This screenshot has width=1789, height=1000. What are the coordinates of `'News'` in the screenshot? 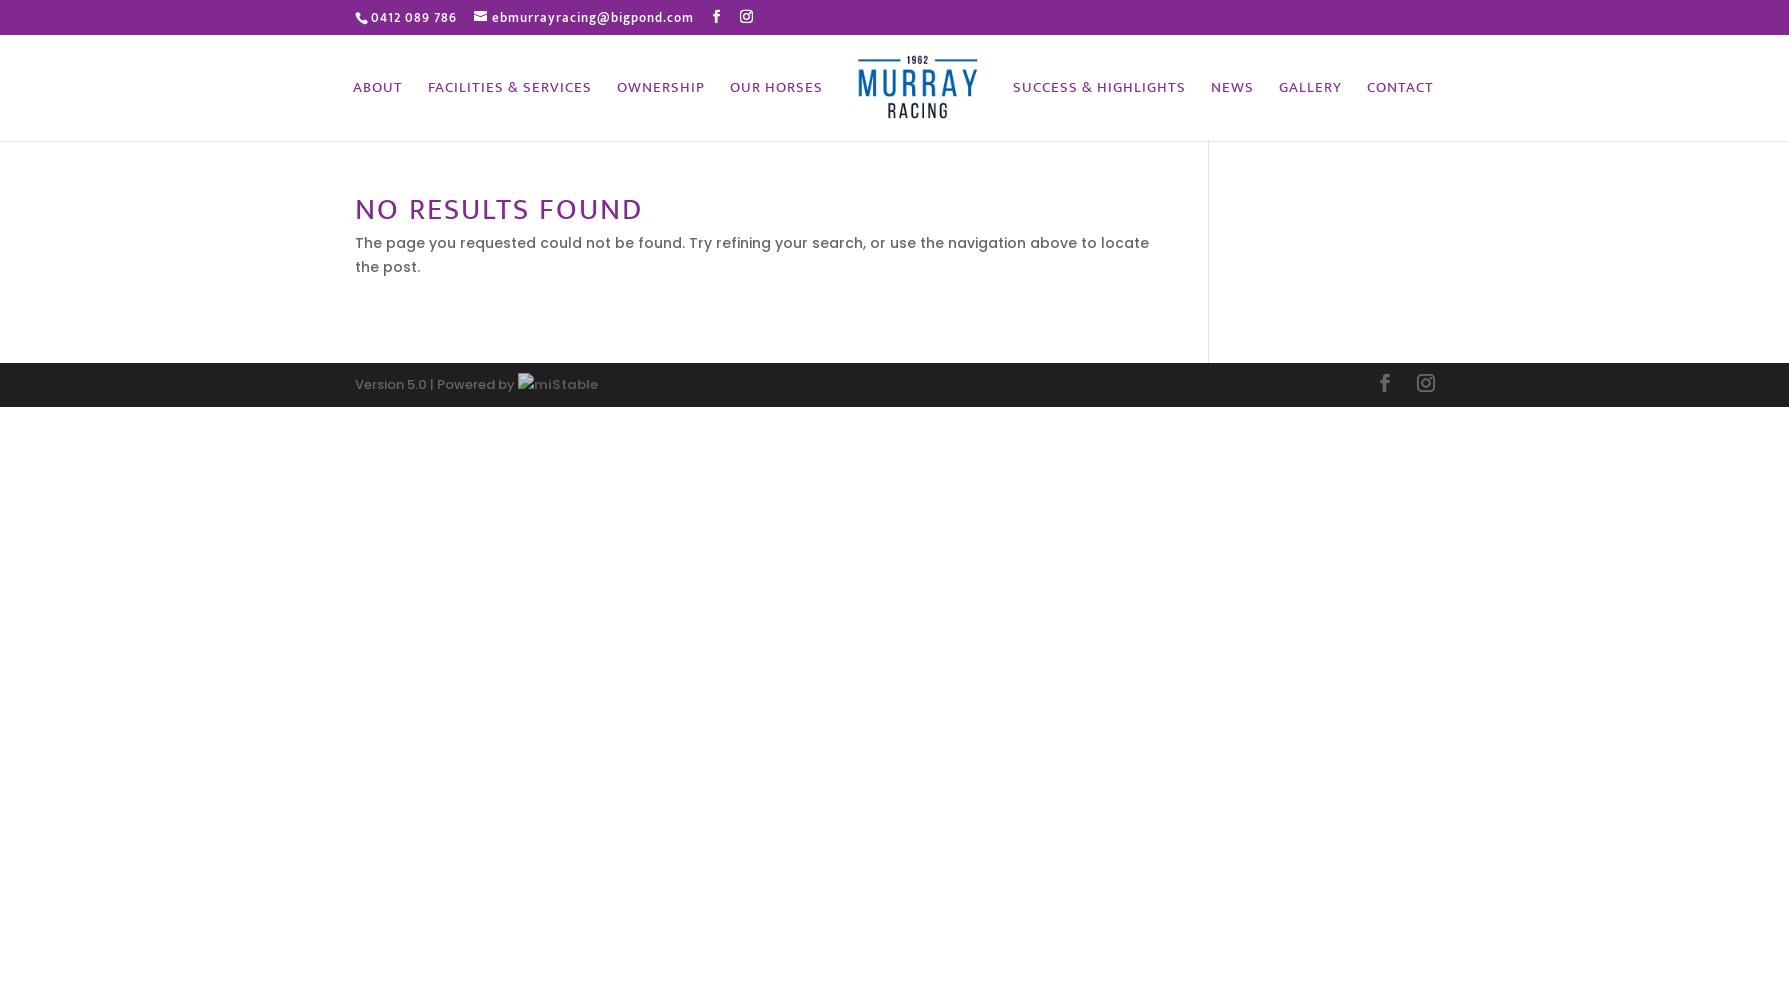 It's located at (1231, 85).